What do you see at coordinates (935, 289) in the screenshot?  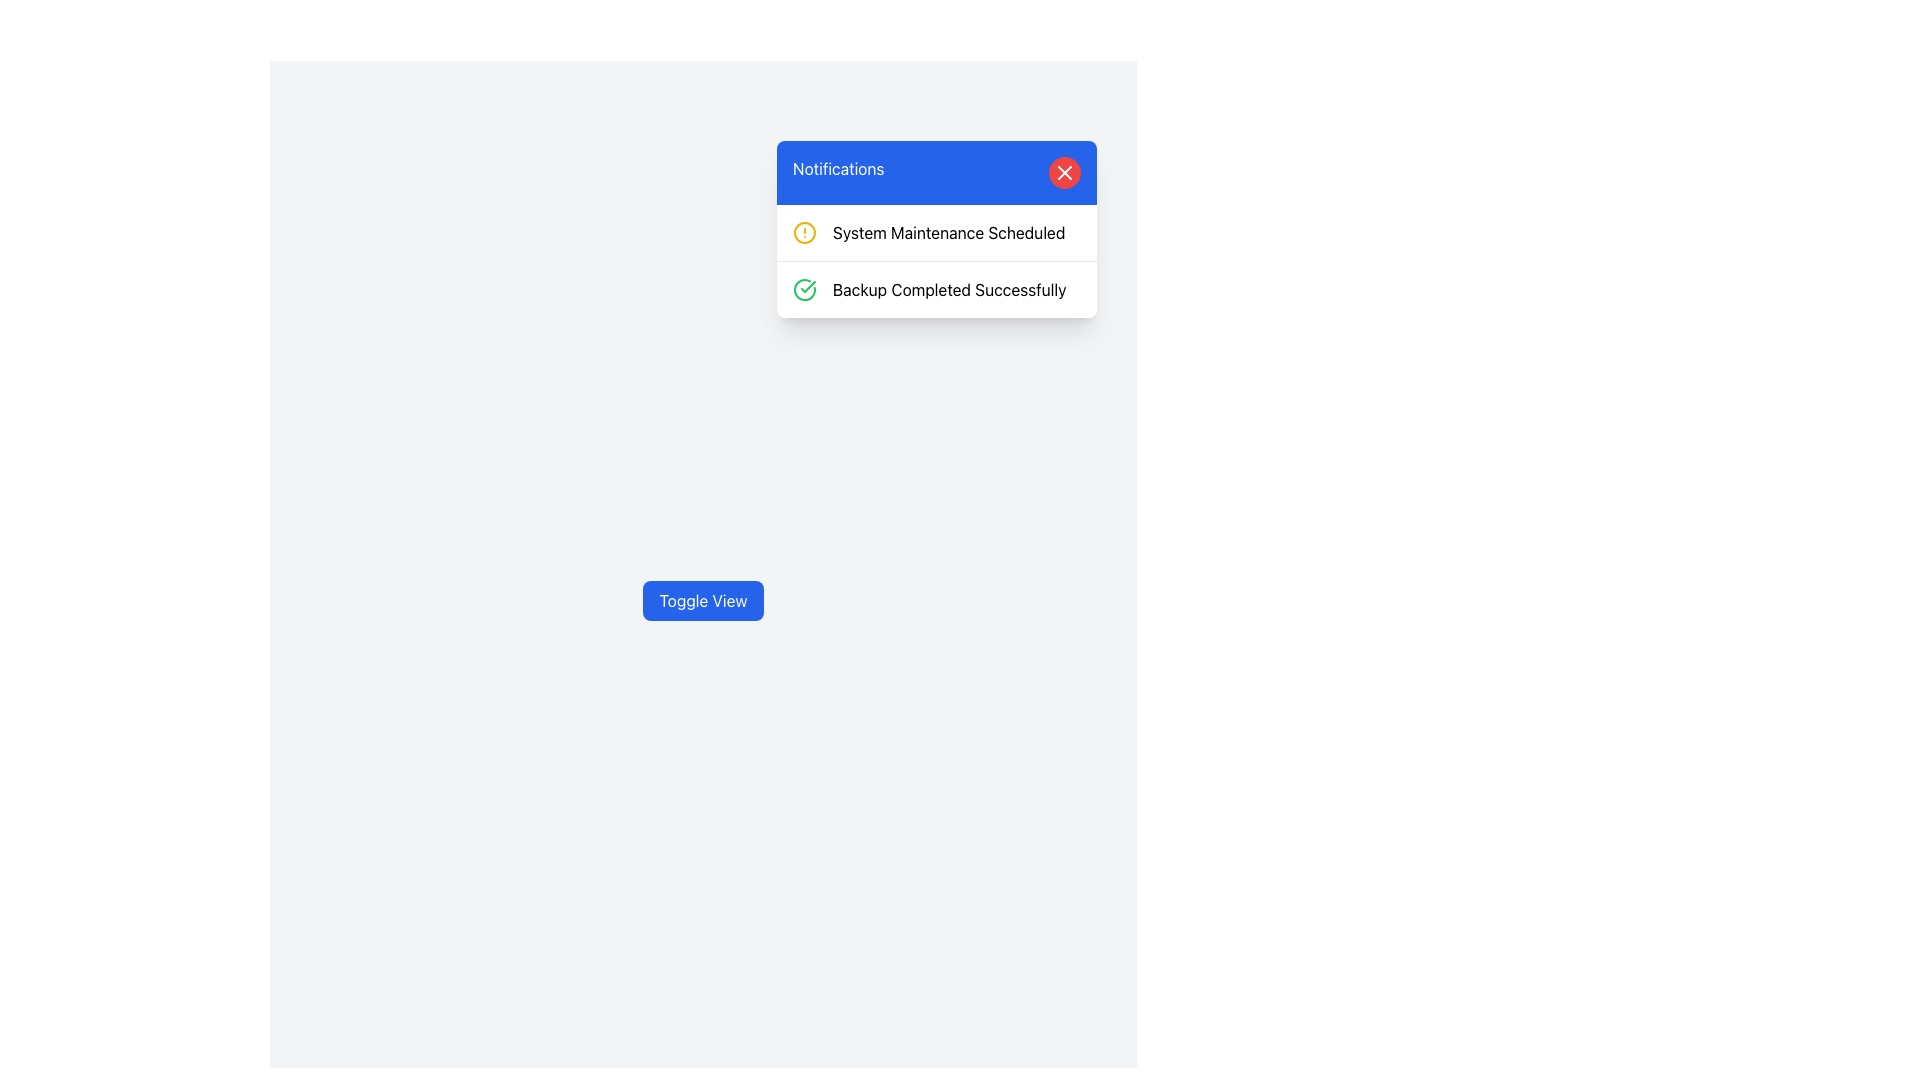 I see `text of the second notification item in the Notifications list, which informs about the successful completion of a backup operation` at bounding box center [935, 289].